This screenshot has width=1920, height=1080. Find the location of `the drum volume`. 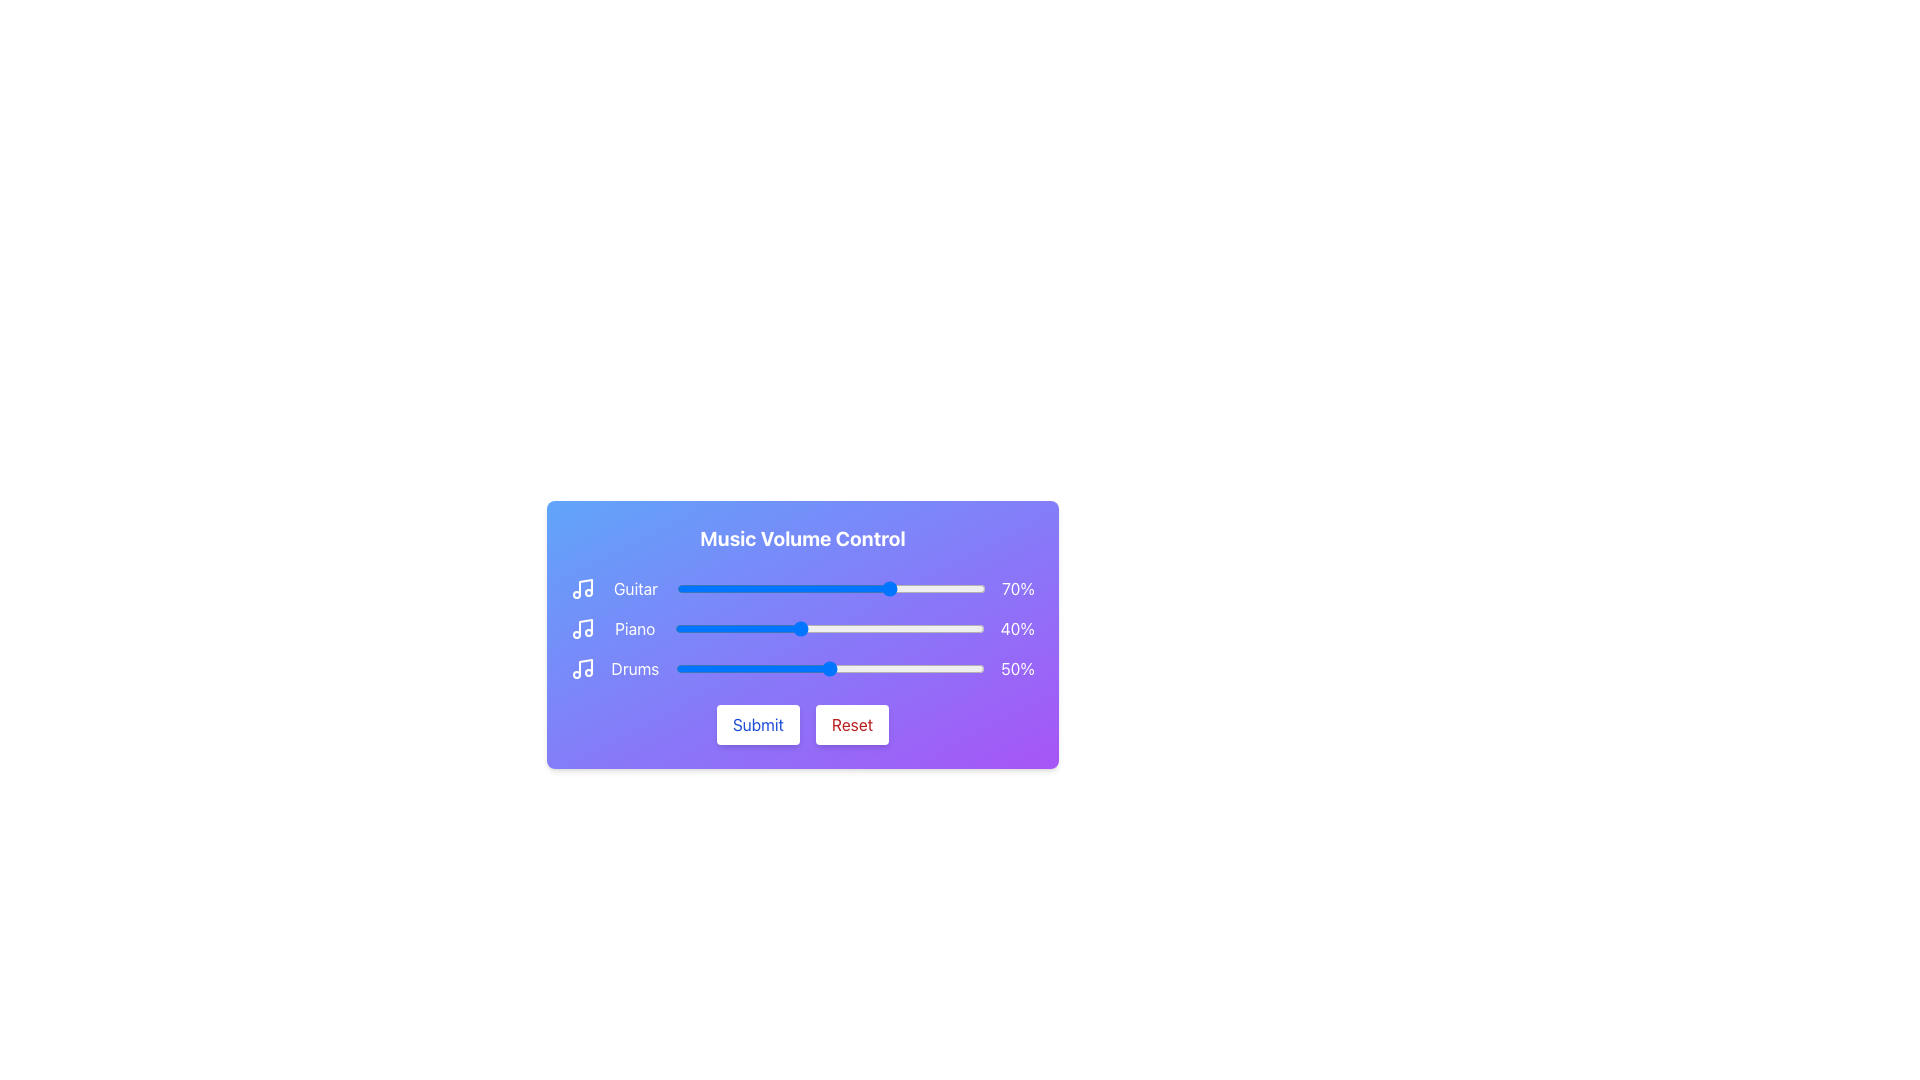

the drum volume is located at coordinates (802, 668).